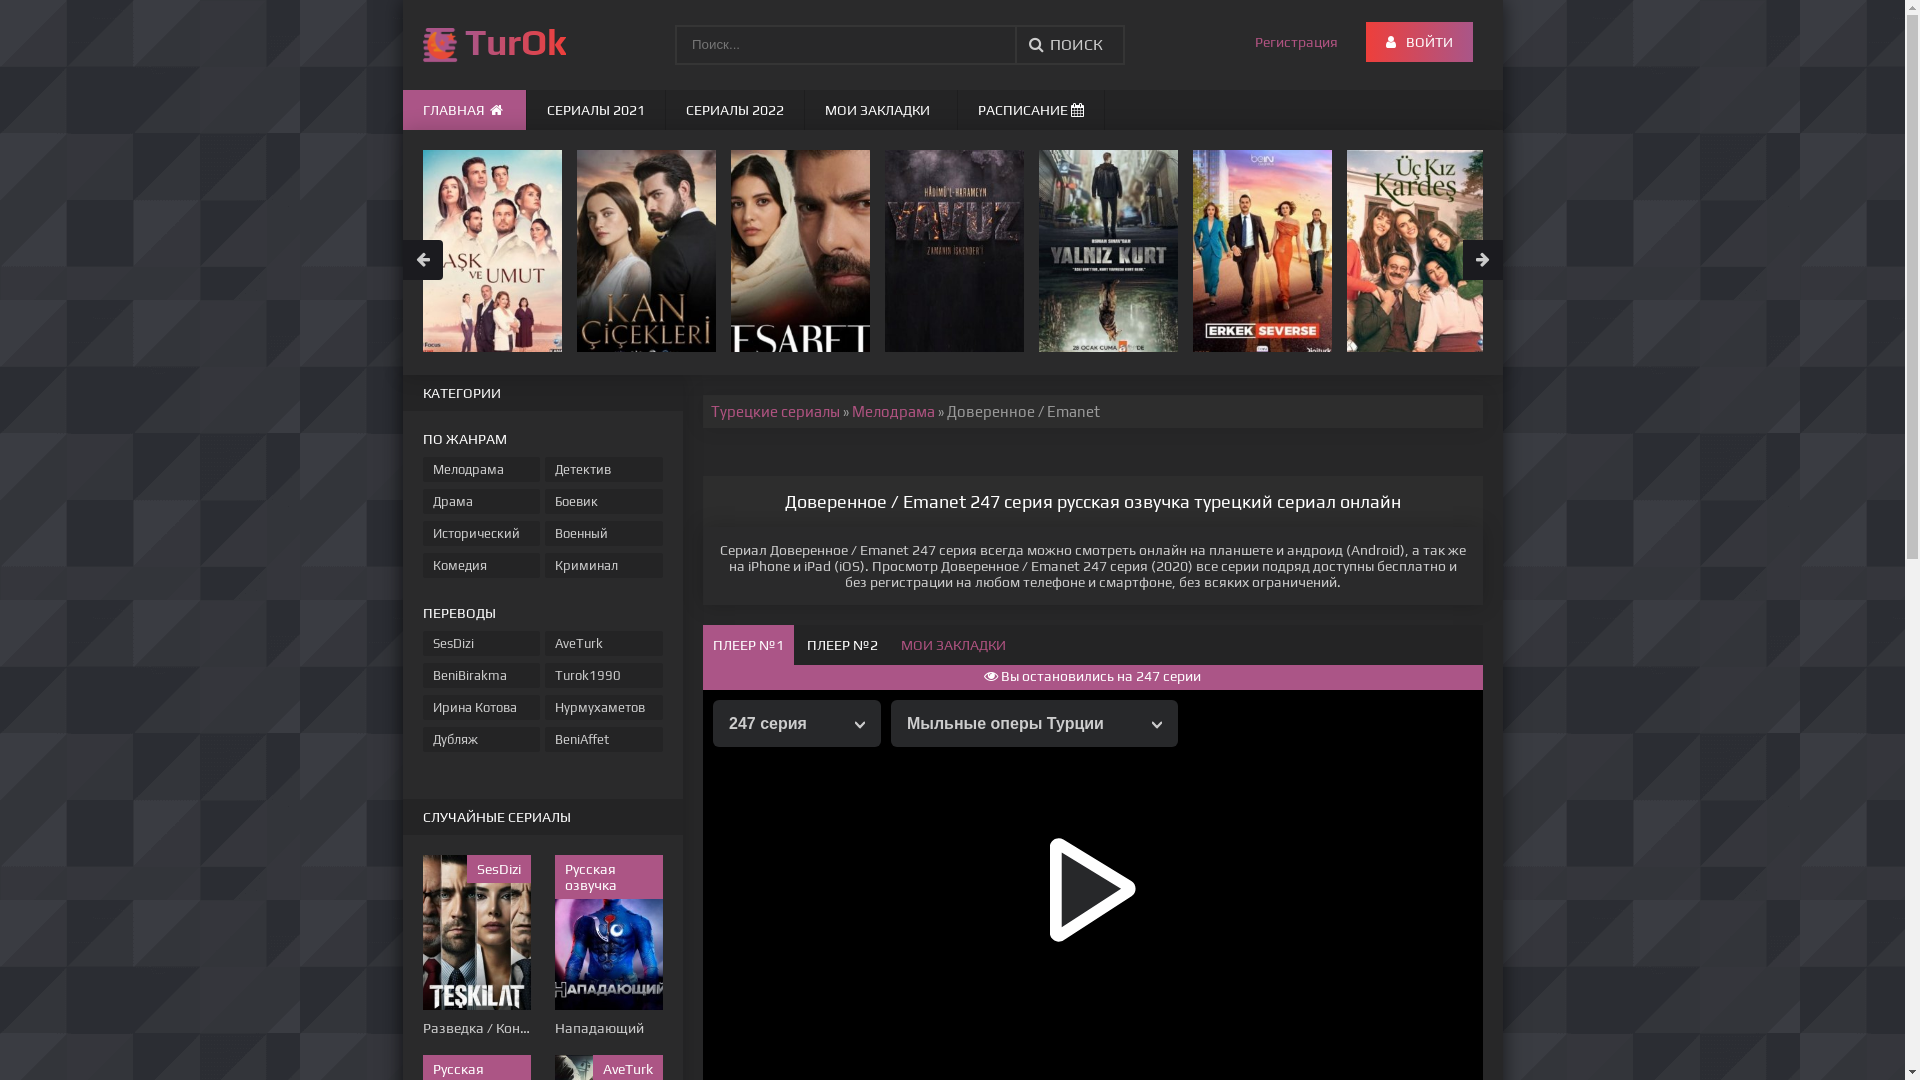 The height and width of the screenshot is (1080, 1920). I want to click on 'SesDizi', so click(480, 643).